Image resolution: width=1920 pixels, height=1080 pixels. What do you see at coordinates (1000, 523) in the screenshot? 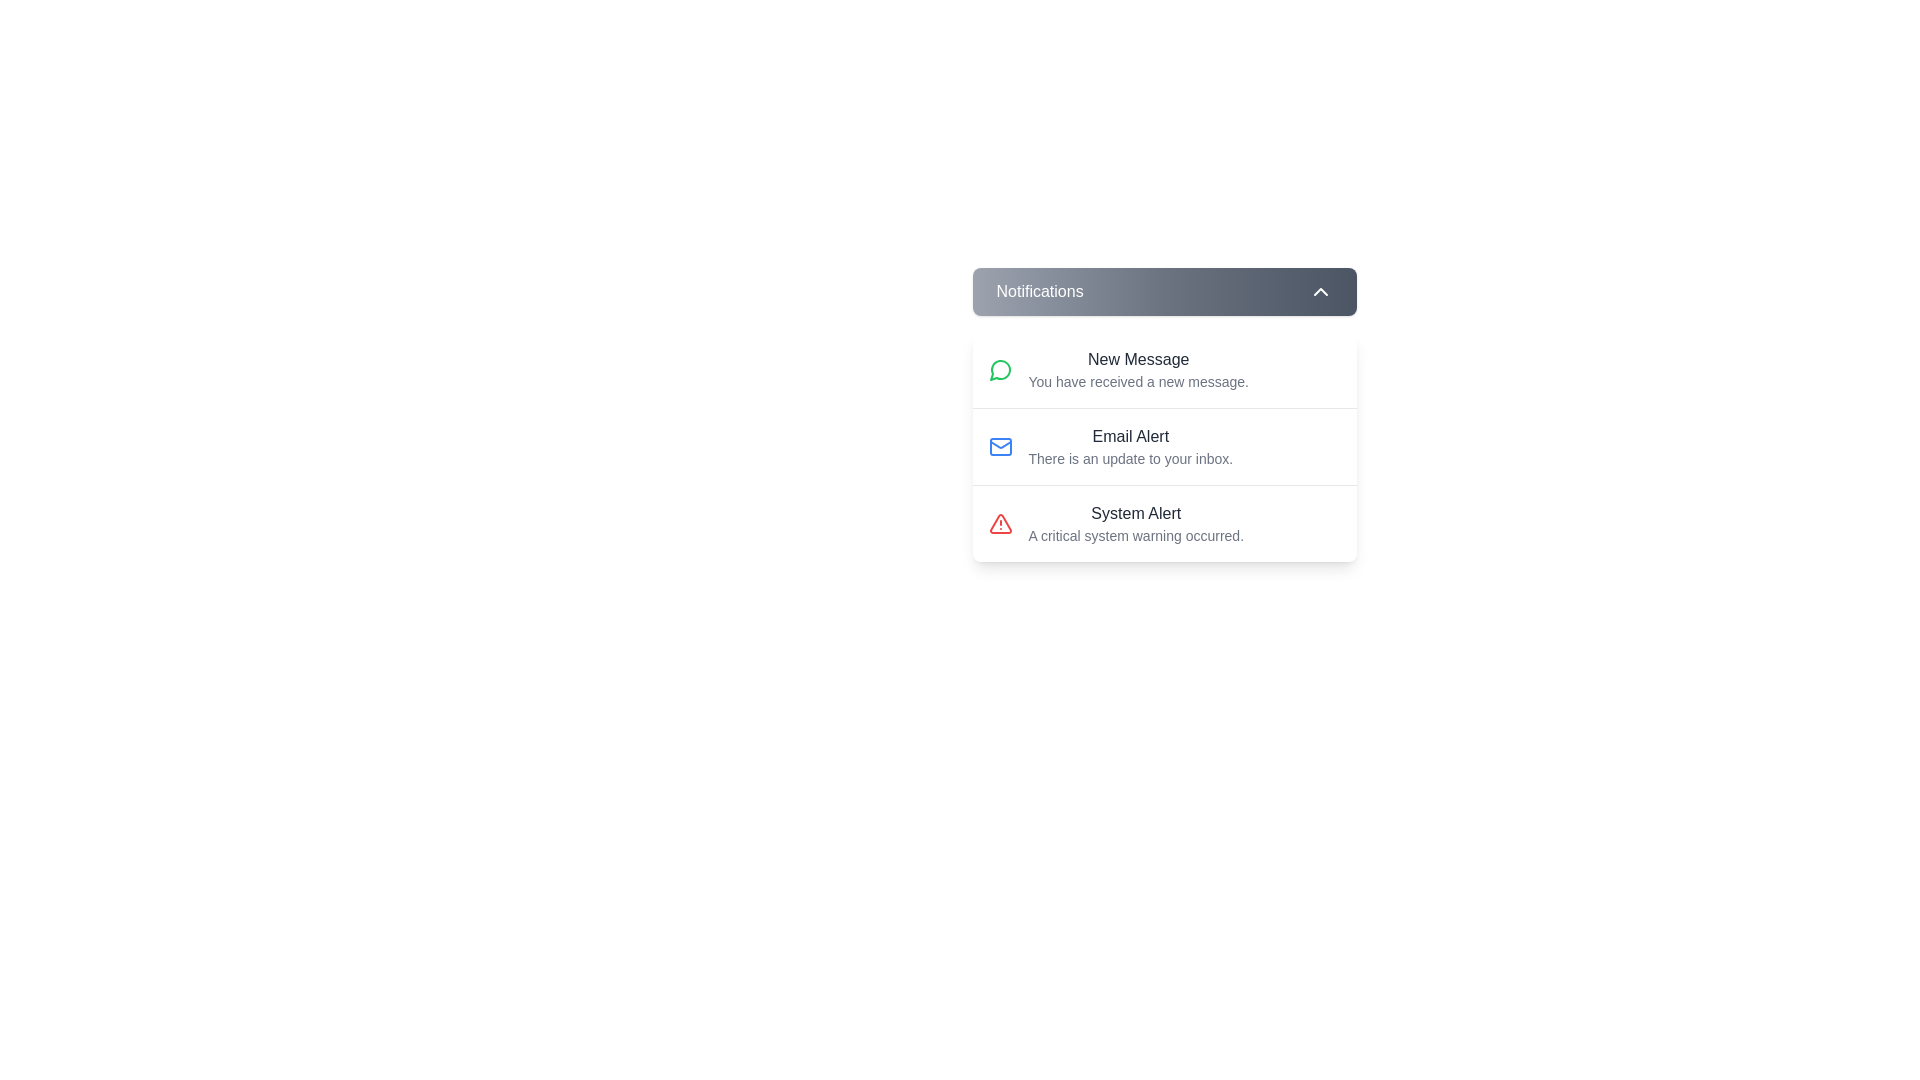
I see `the red triangular alert icon located at the leftmost position of the 'System Alert' entry in the notification section` at bounding box center [1000, 523].